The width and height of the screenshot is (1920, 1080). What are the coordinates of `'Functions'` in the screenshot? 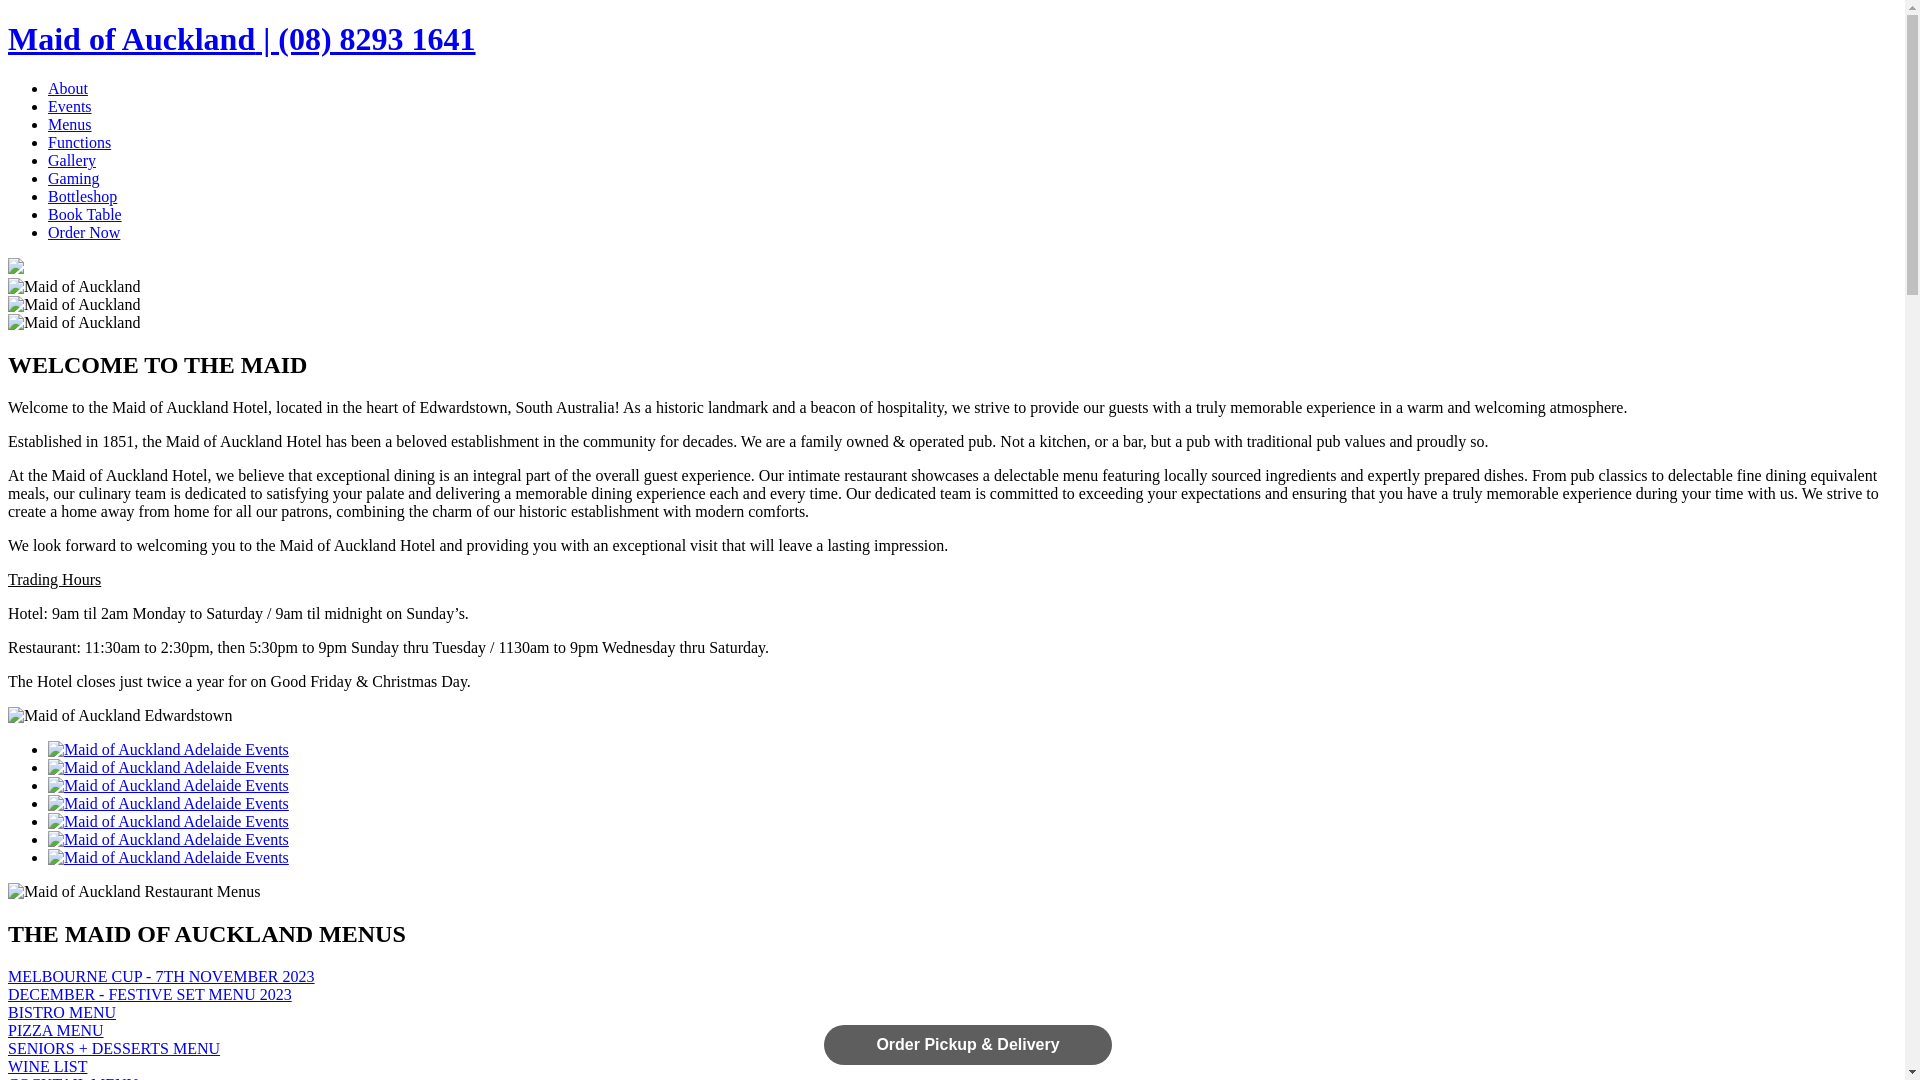 It's located at (79, 141).